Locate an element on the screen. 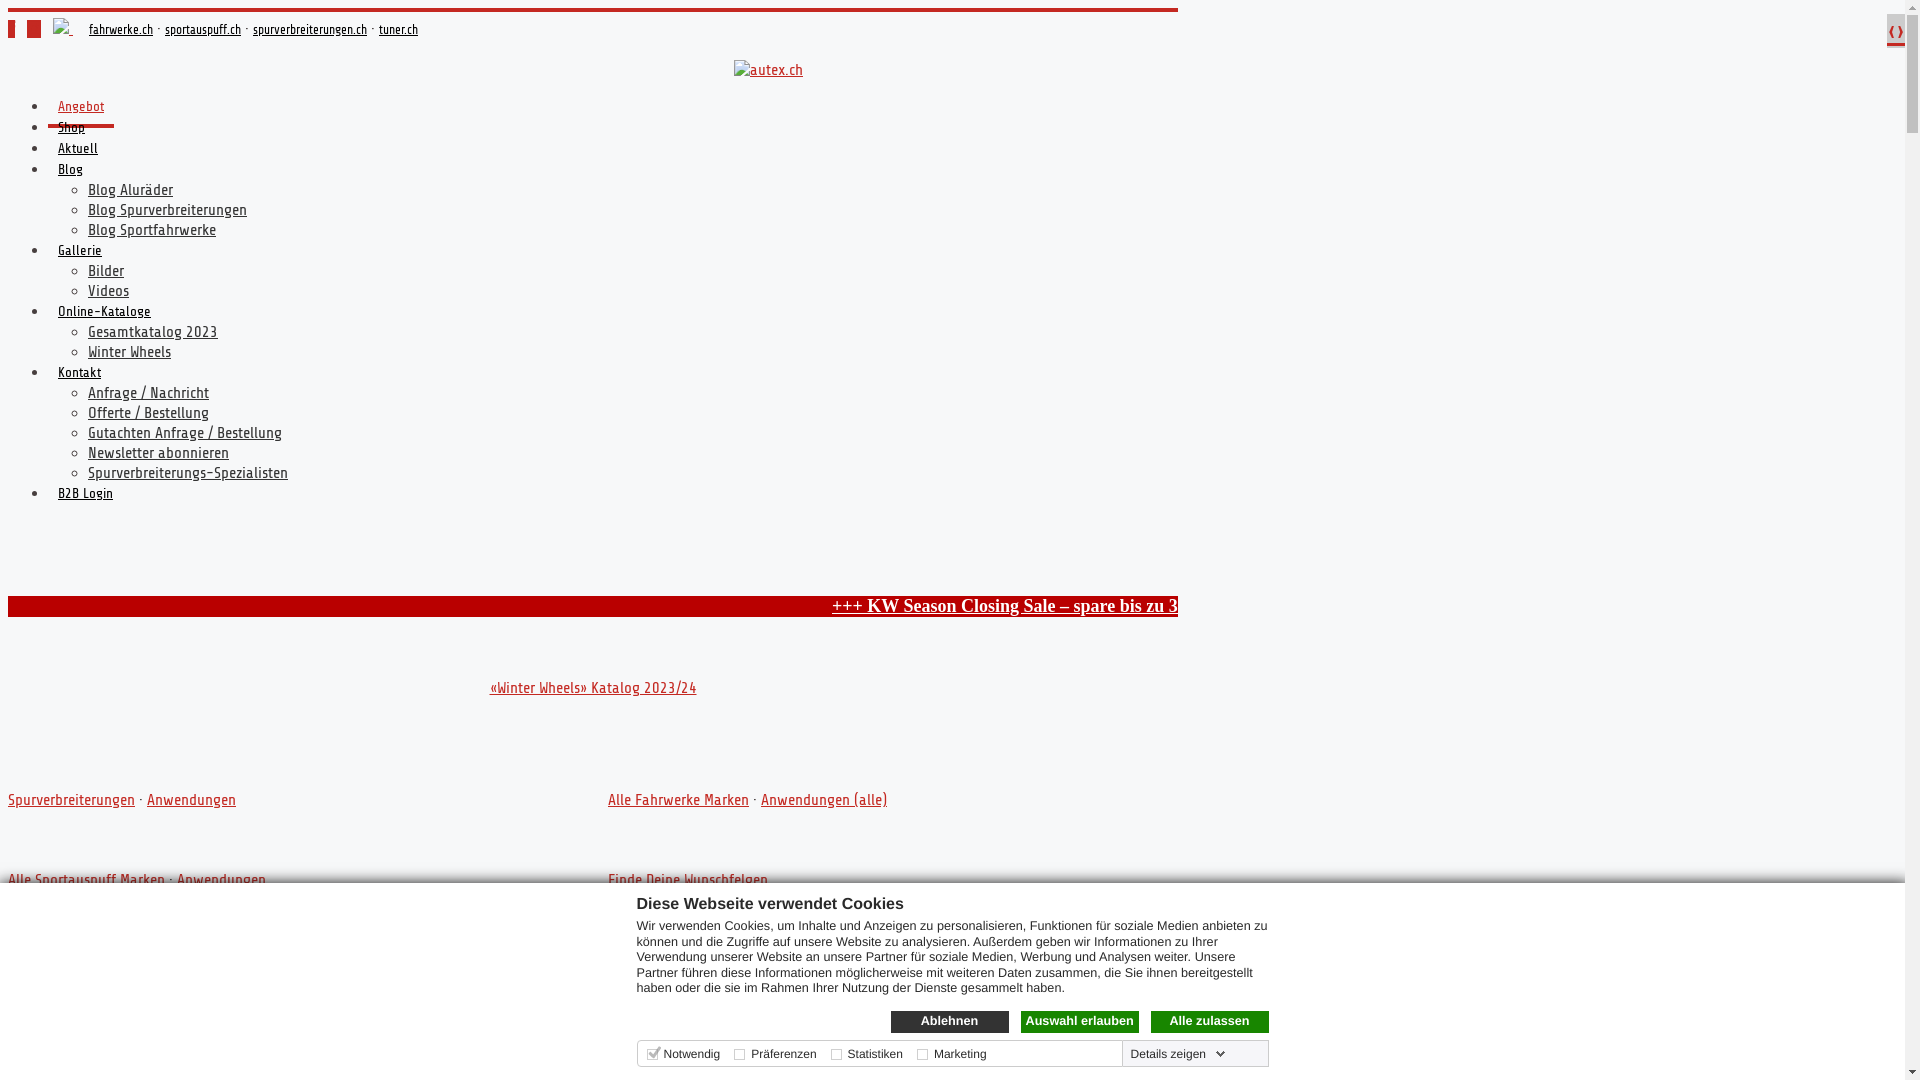  'Anfrage / Nachricht' is located at coordinates (147, 393).